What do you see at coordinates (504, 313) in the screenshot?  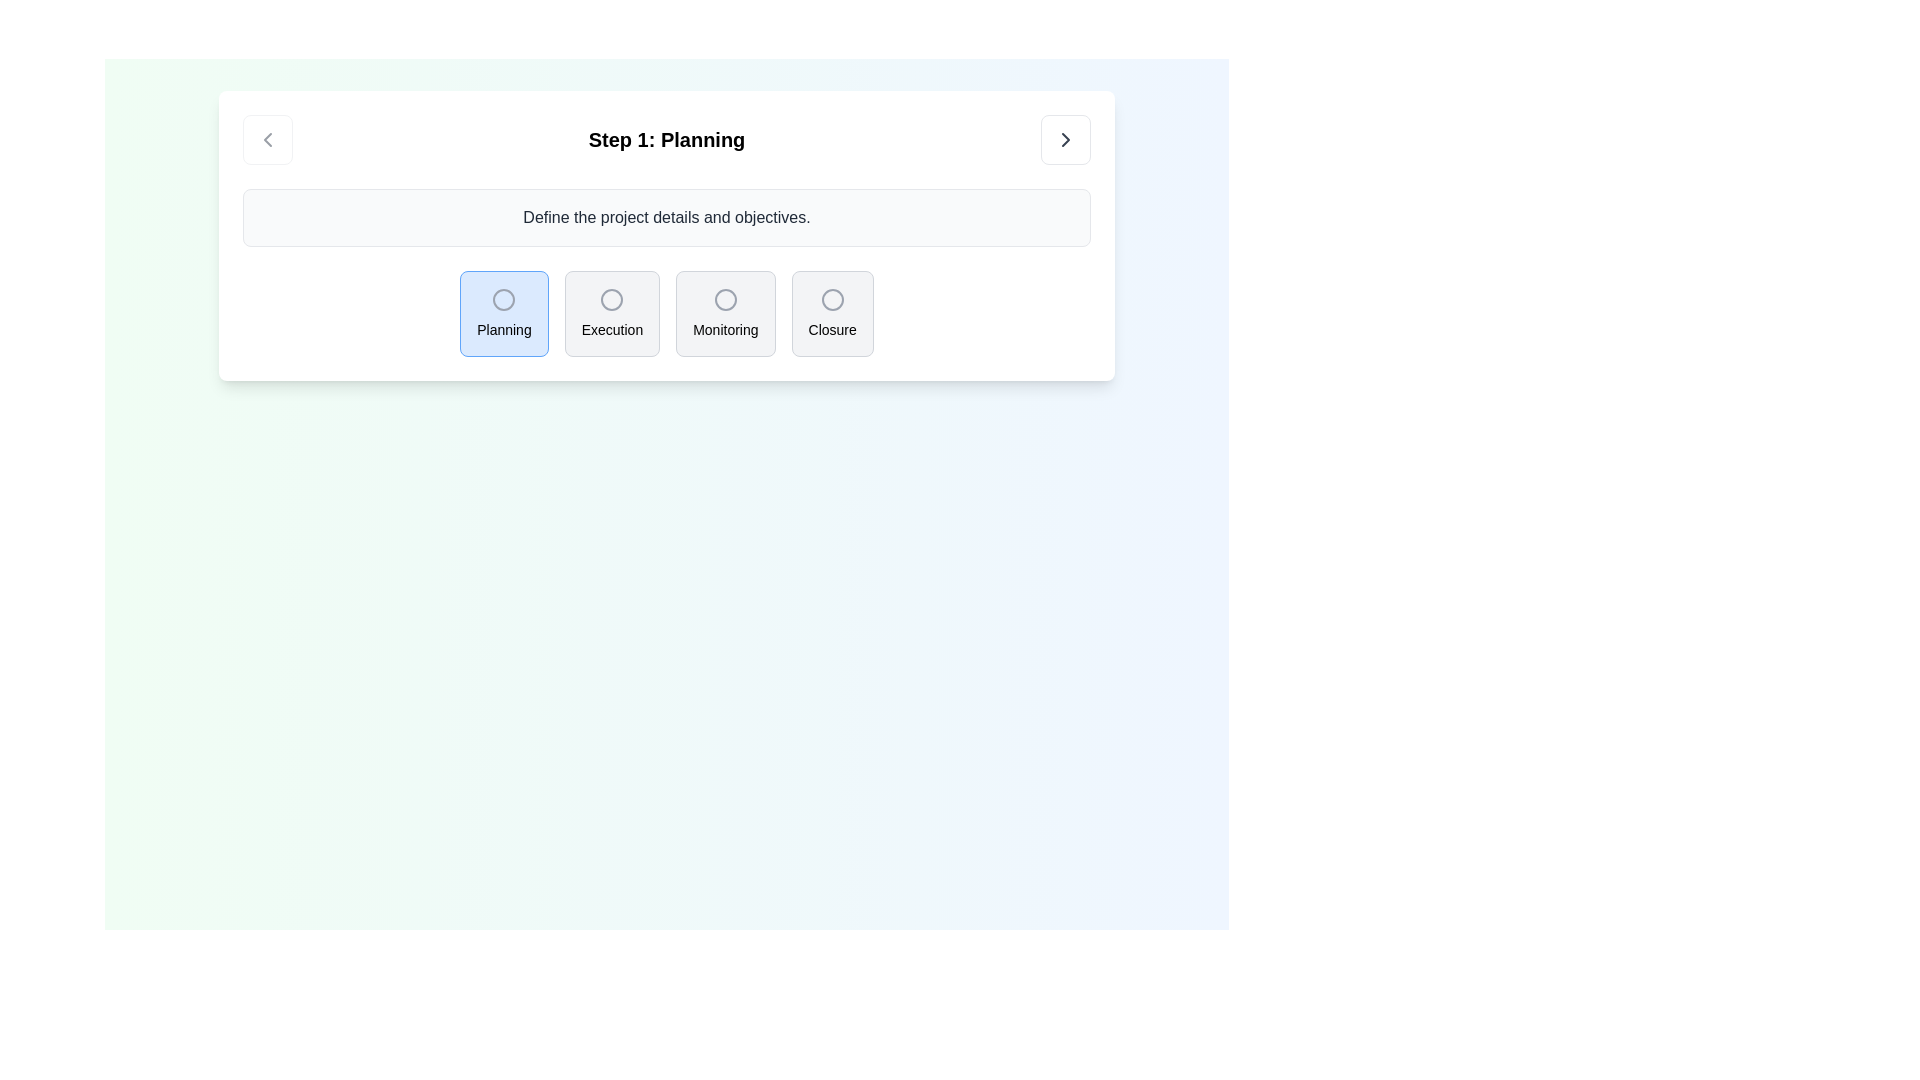 I see `the 'Planning' step indicator card` at bounding box center [504, 313].